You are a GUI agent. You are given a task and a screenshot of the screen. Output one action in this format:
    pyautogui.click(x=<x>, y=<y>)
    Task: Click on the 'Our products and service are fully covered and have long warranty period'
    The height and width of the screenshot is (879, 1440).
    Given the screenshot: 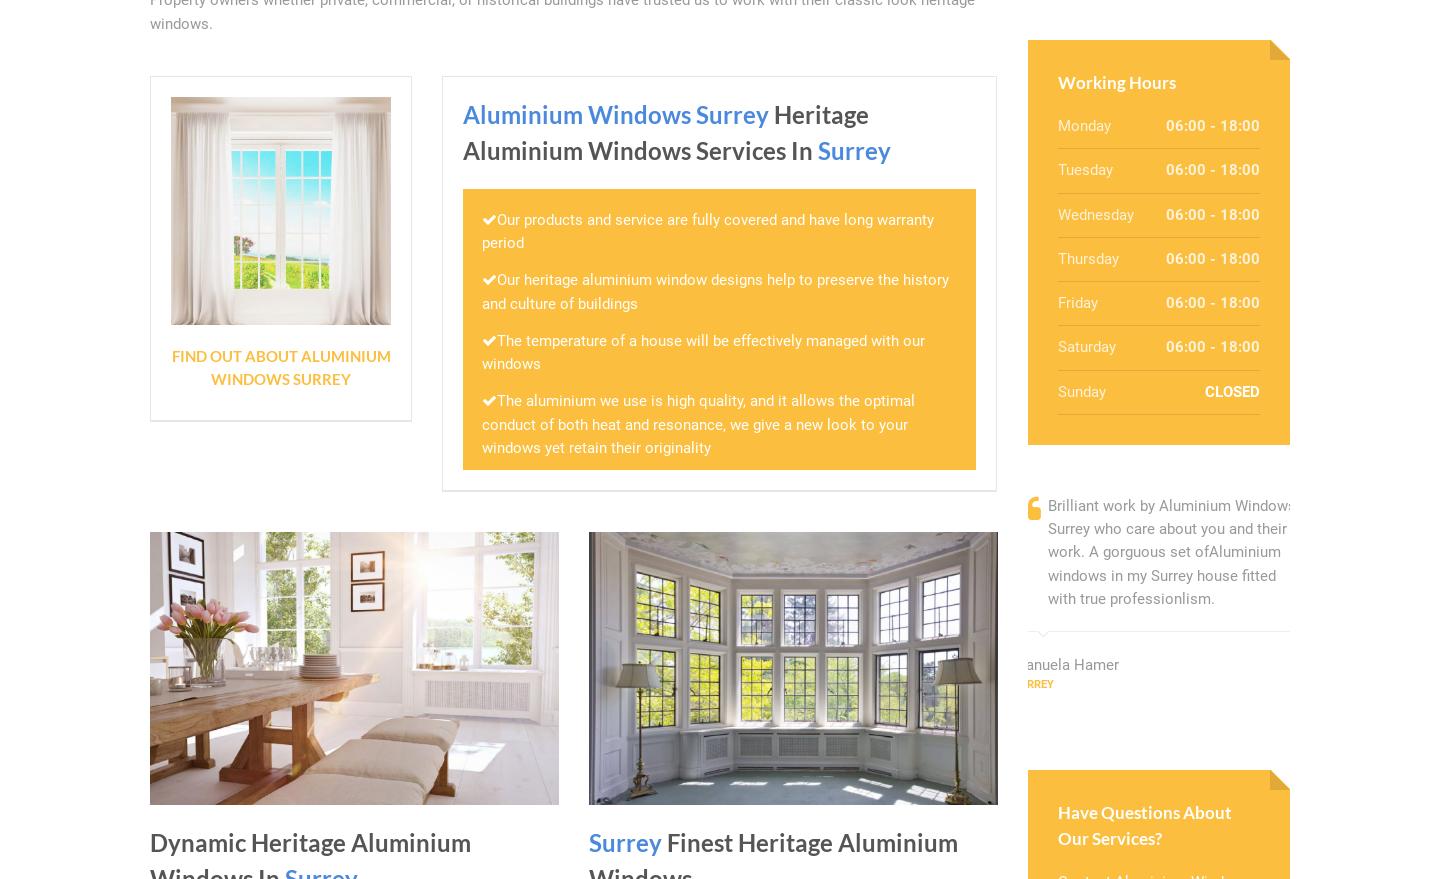 What is the action you would take?
    pyautogui.click(x=708, y=231)
    